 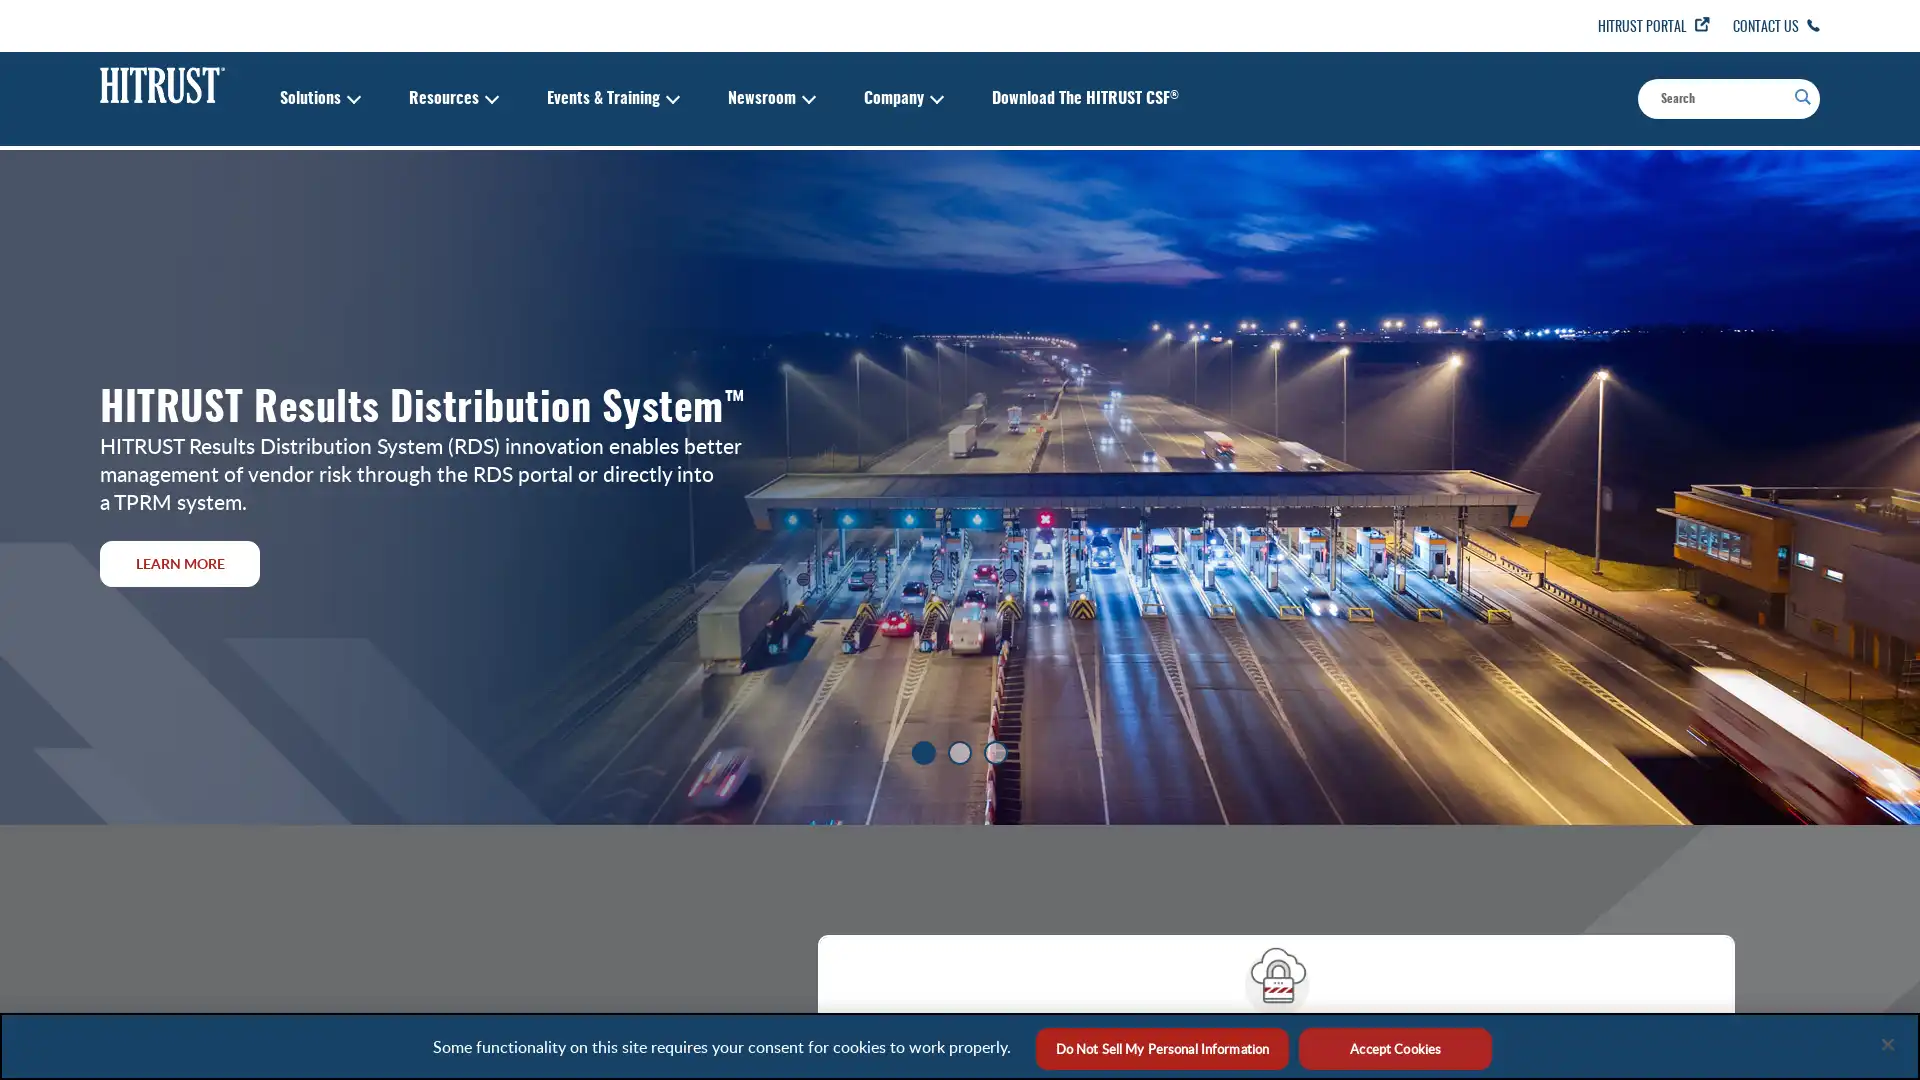 I want to click on Close, so click(x=1886, y=1043).